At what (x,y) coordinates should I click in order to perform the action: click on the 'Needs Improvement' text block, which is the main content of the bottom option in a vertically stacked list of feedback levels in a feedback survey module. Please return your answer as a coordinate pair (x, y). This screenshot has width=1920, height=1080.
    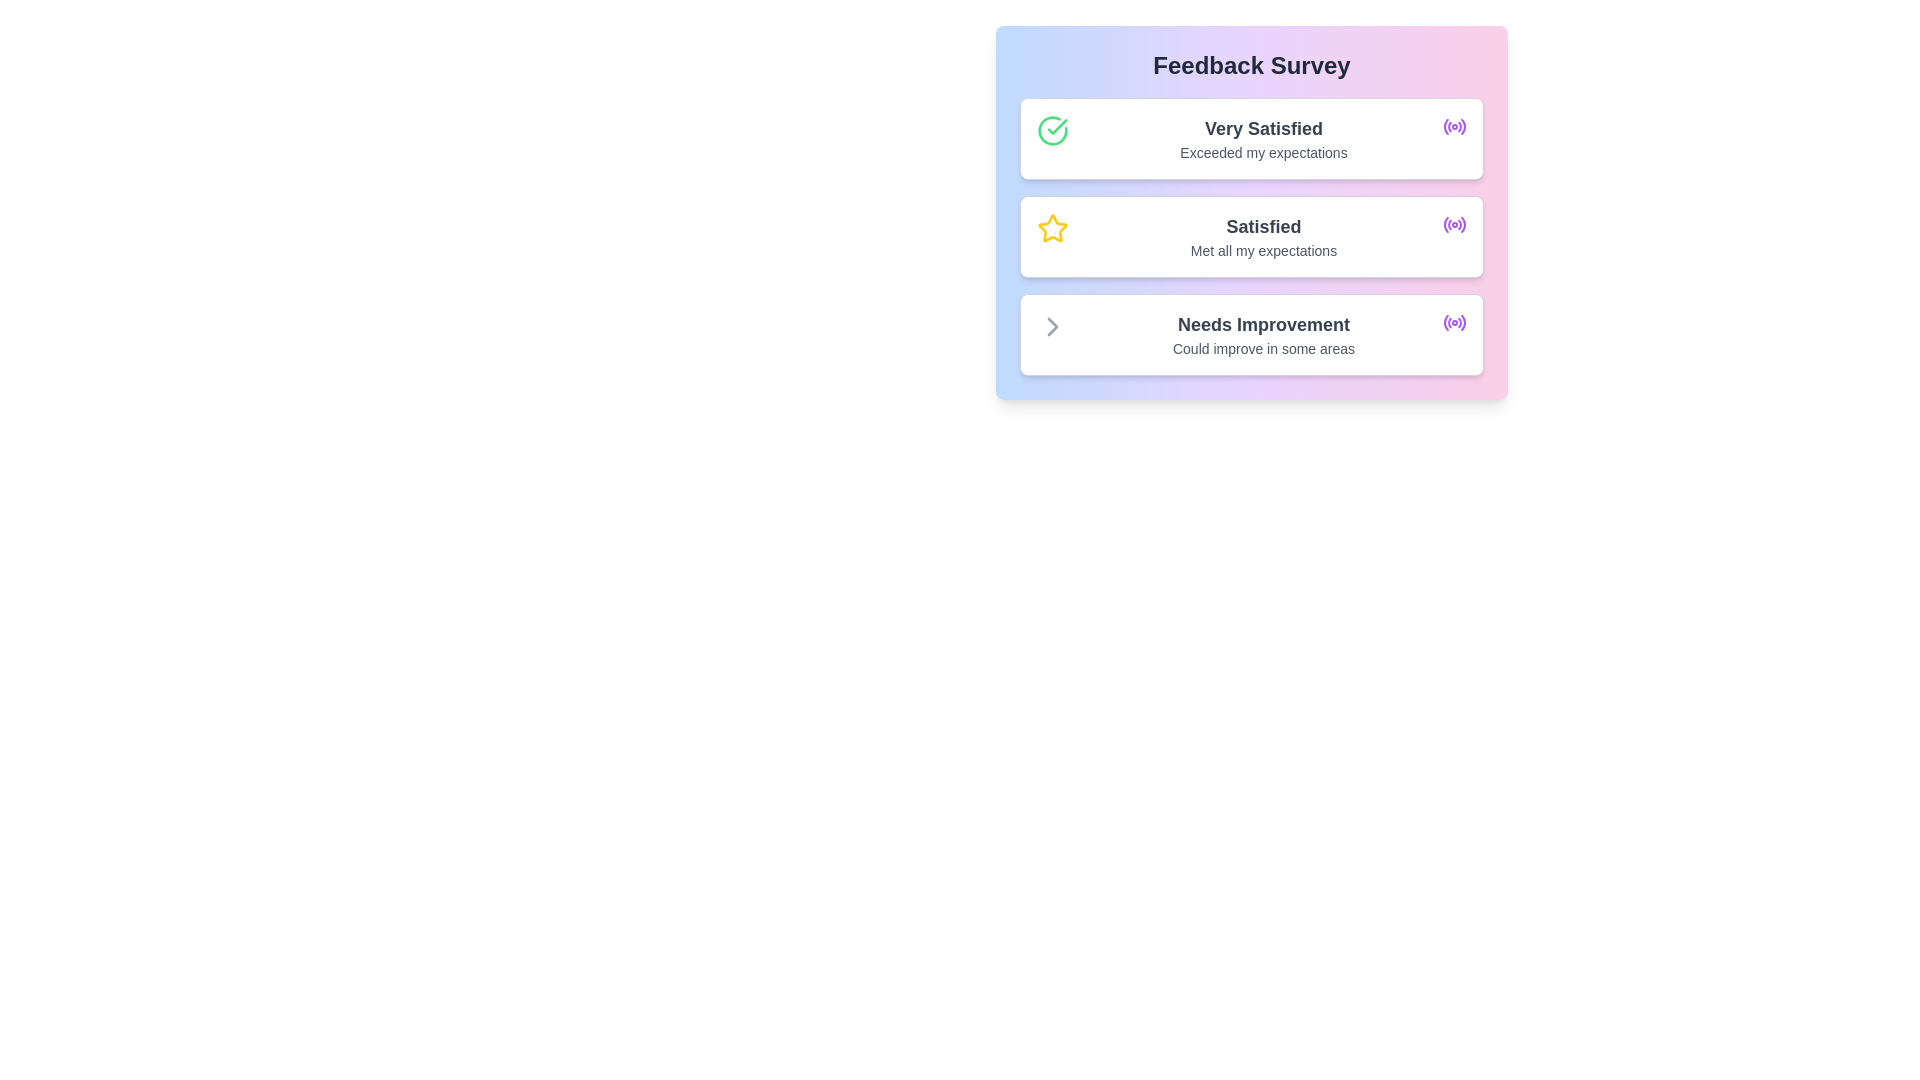
    Looking at the image, I should click on (1262, 334).